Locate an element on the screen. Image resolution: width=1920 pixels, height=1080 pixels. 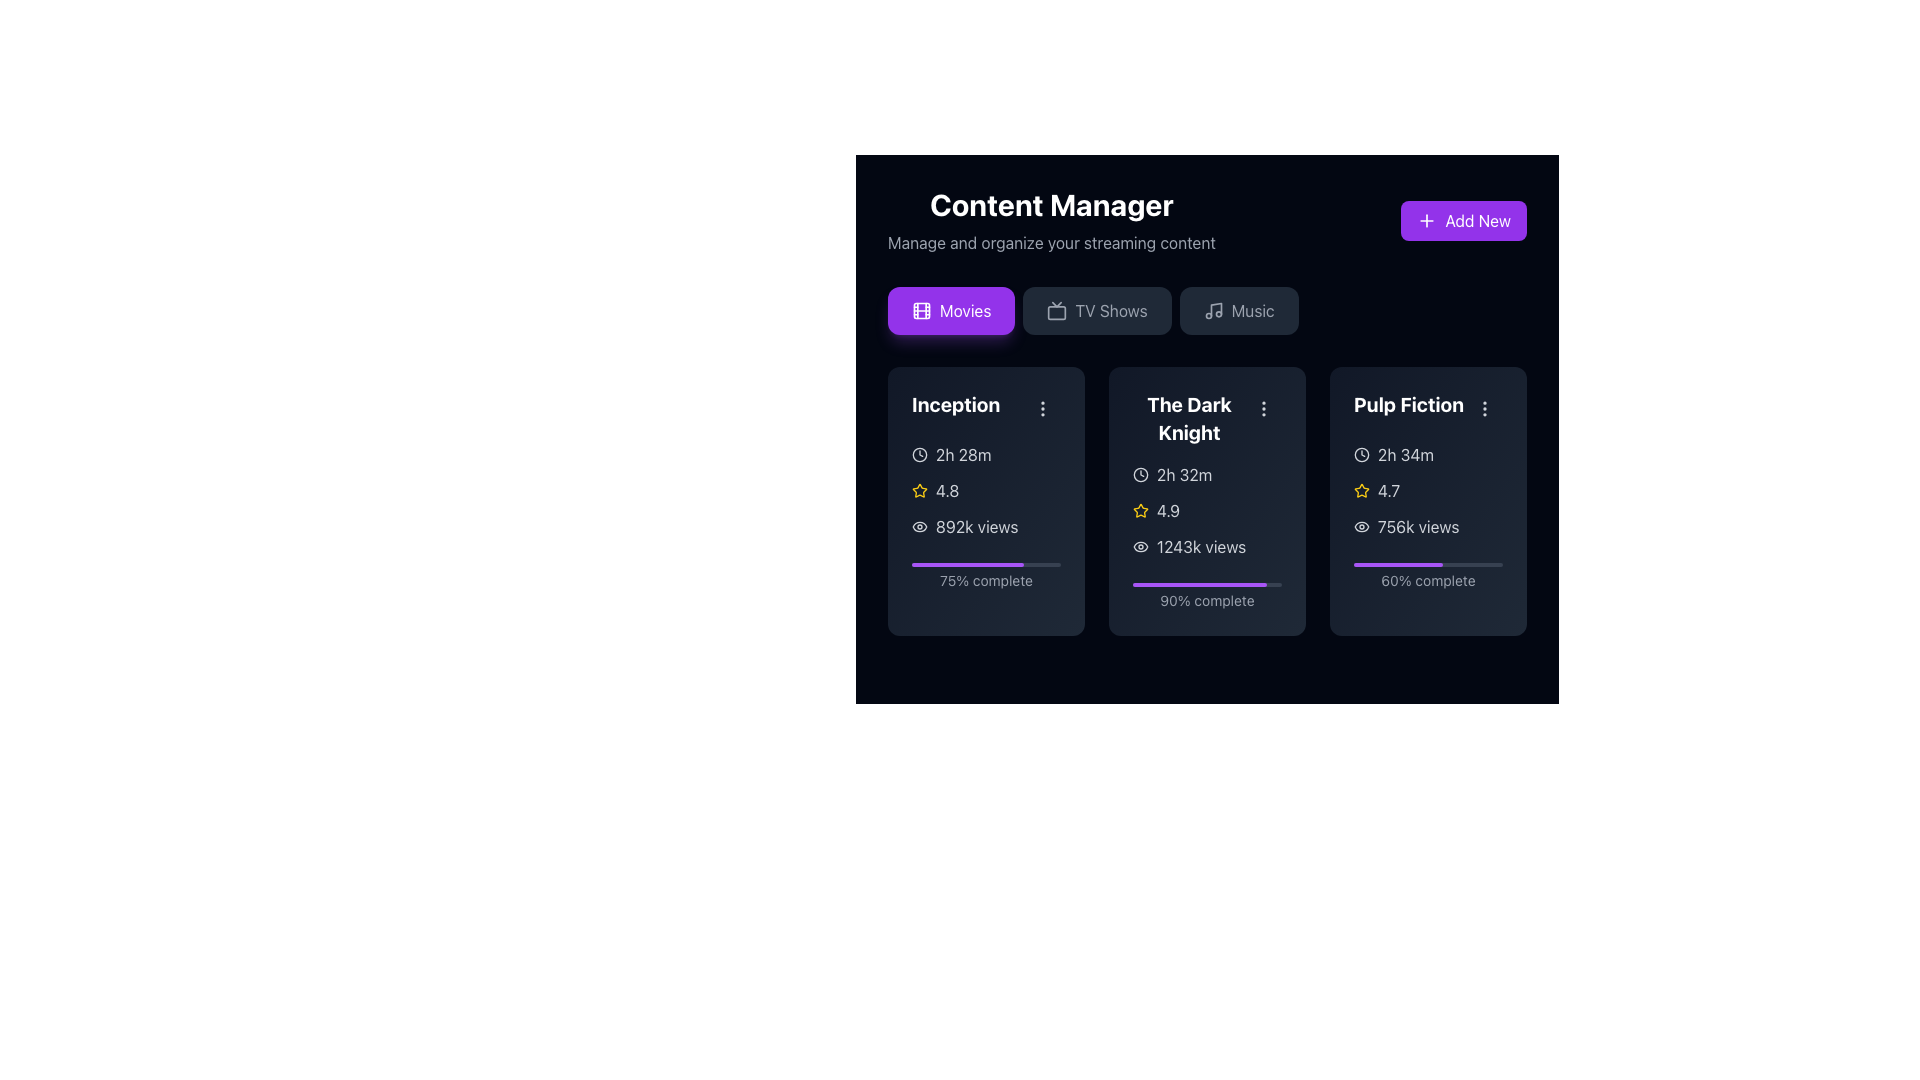
the 'Music' button, which is the third button in a row of three, located under the 'Content Manager' header is located at coordinates (1238, 311).